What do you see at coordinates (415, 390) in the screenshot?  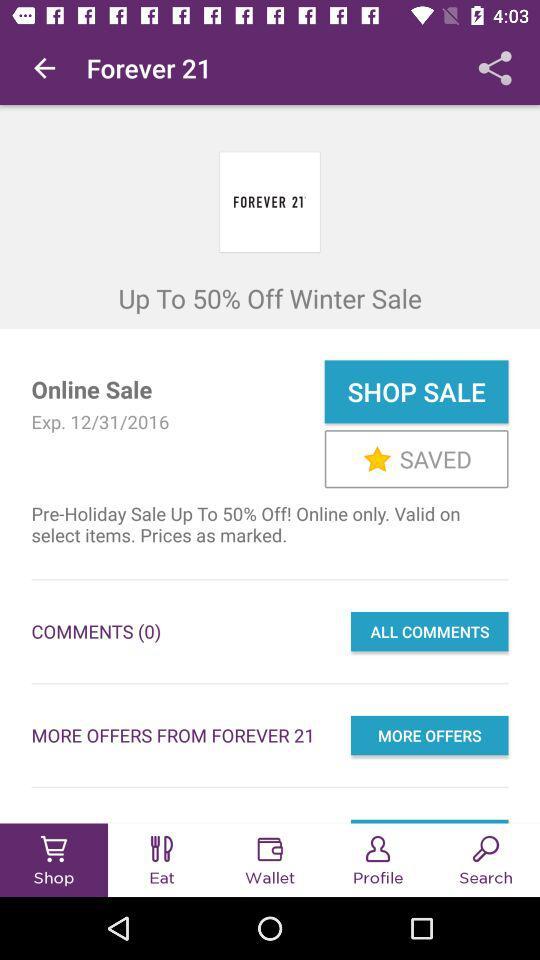 I see `the icon next to online sale` at bounding box center [415, 390].